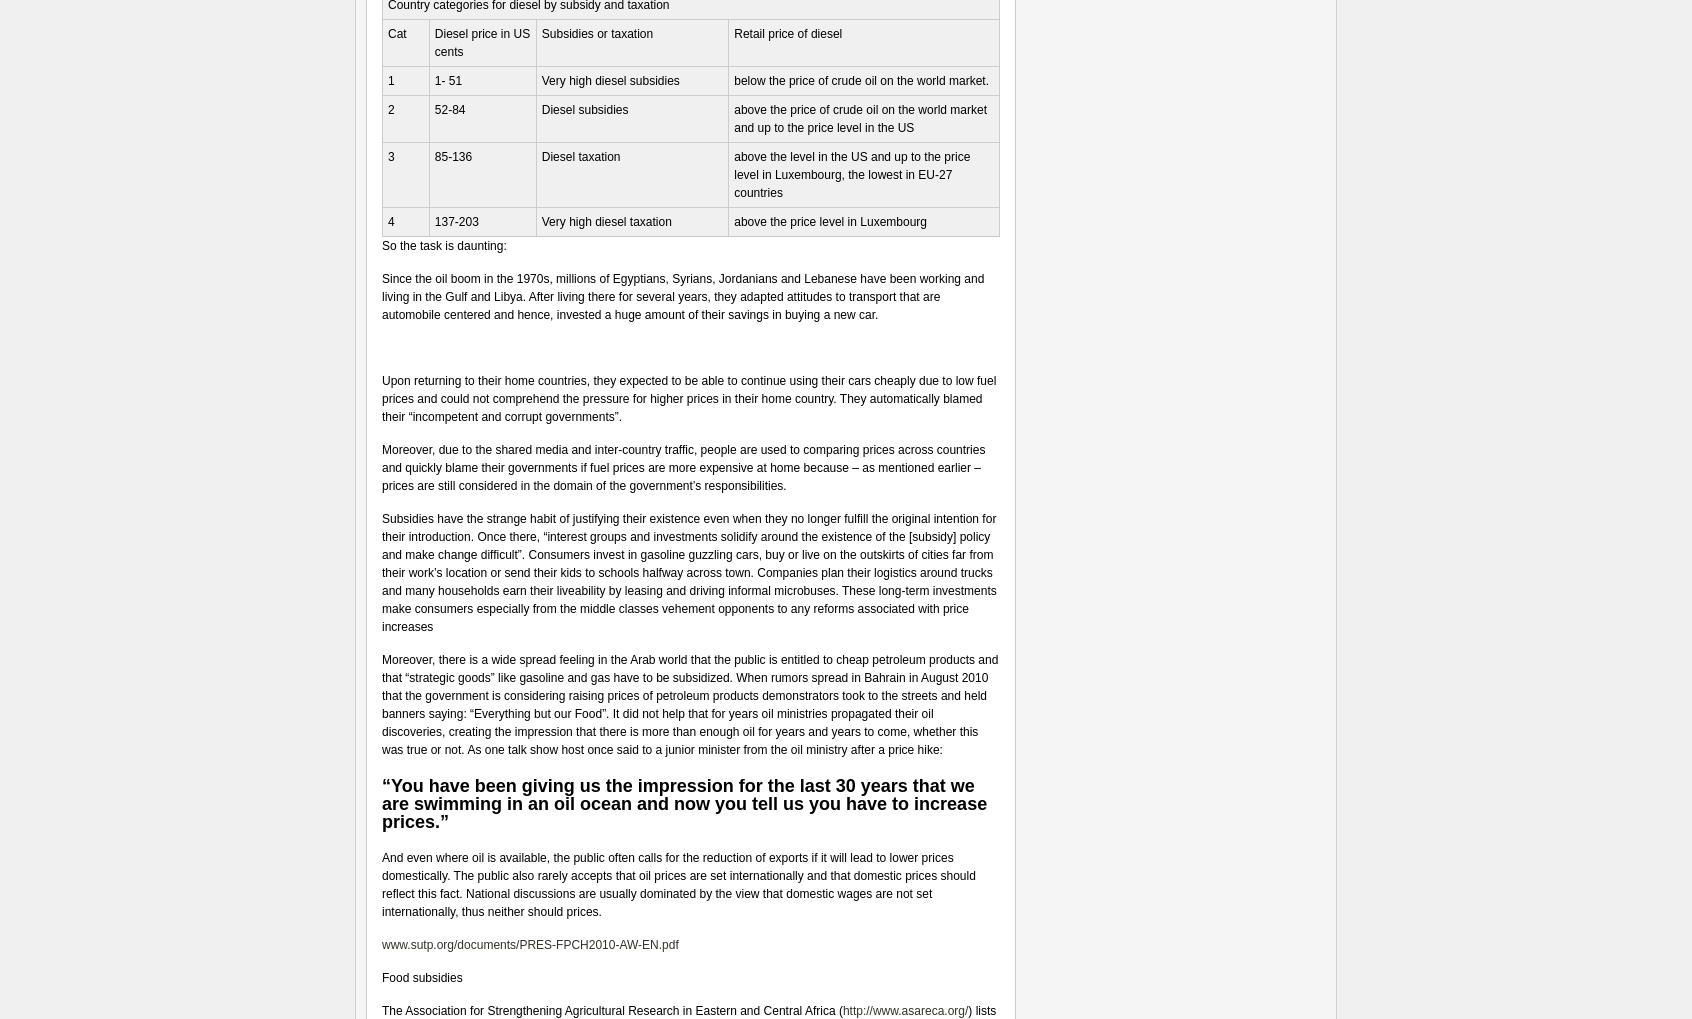  I want to click on 'http://www.asareca.org/', so click(841, 1010).